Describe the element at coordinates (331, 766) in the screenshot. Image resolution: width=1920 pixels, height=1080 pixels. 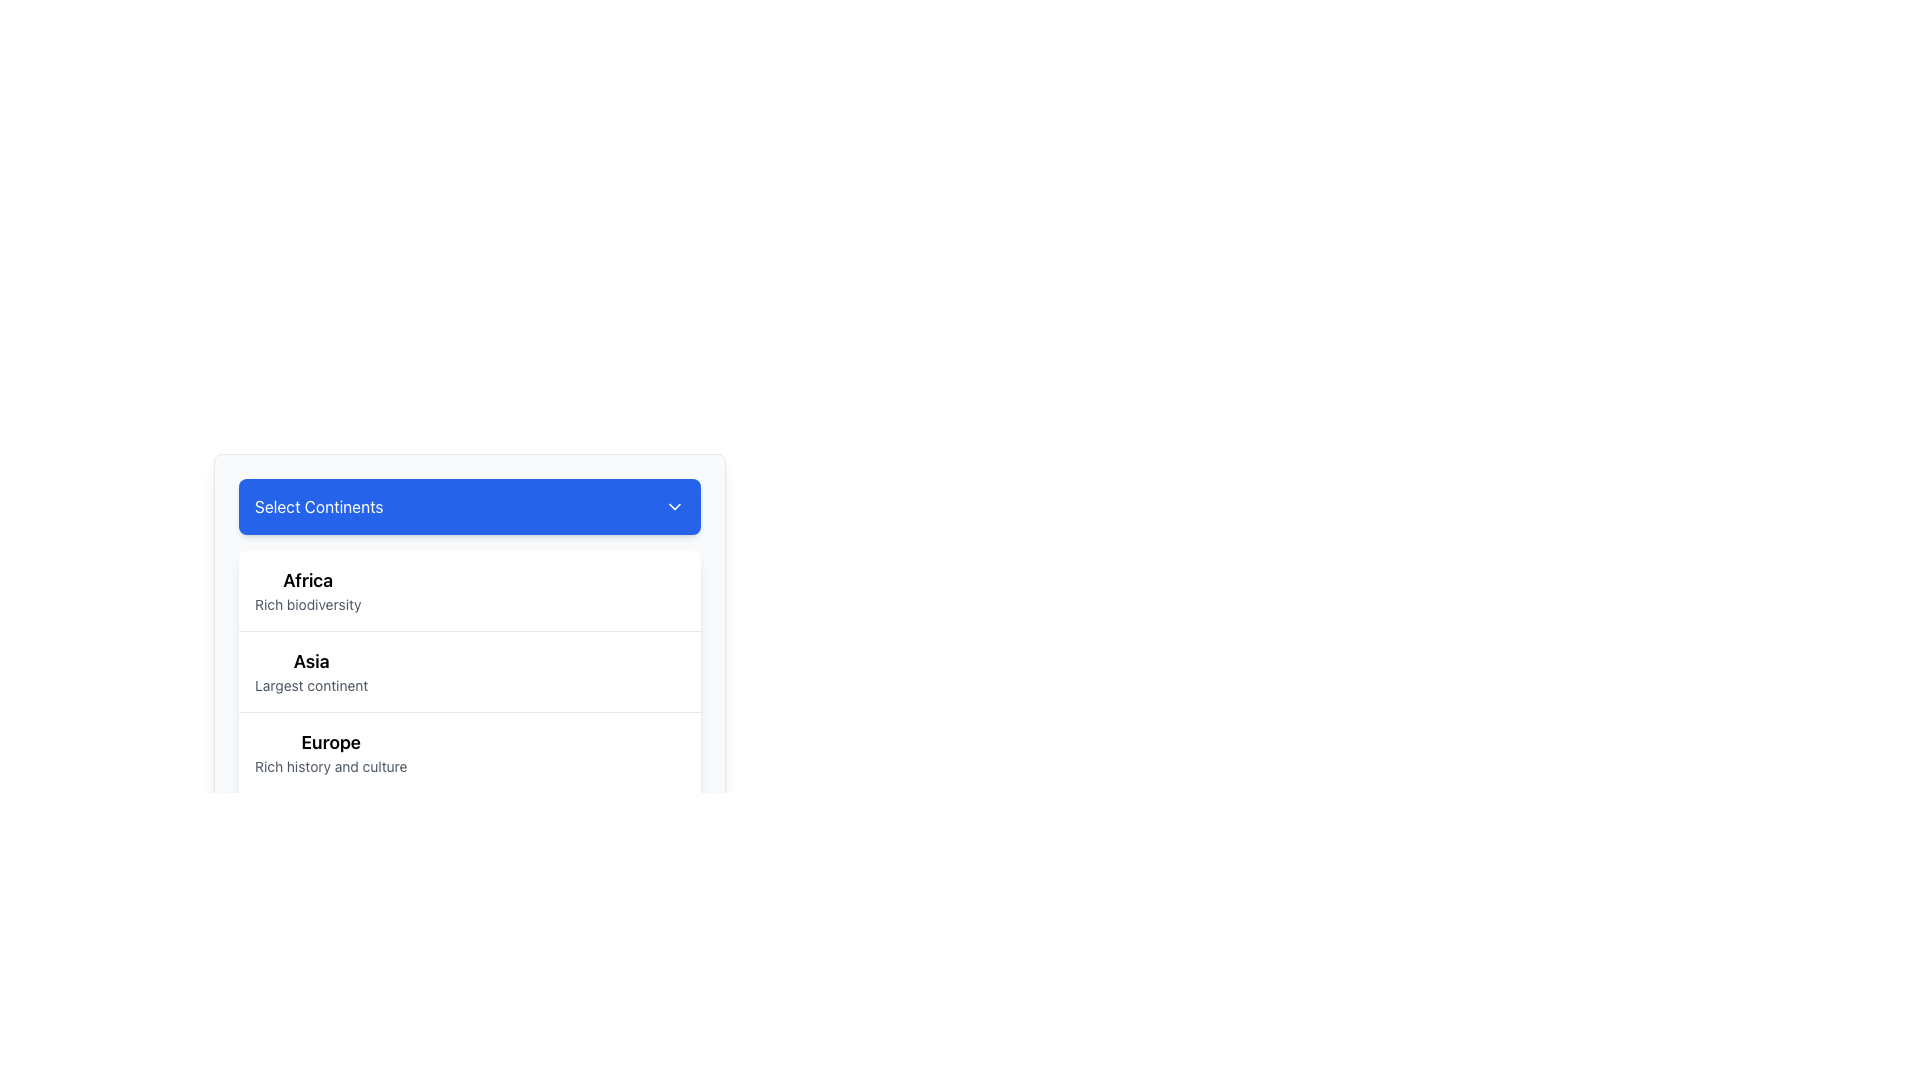
I see `descriptive subtitle text label located directly underneath the title 'Europe' in the dropdown menu` at that location.